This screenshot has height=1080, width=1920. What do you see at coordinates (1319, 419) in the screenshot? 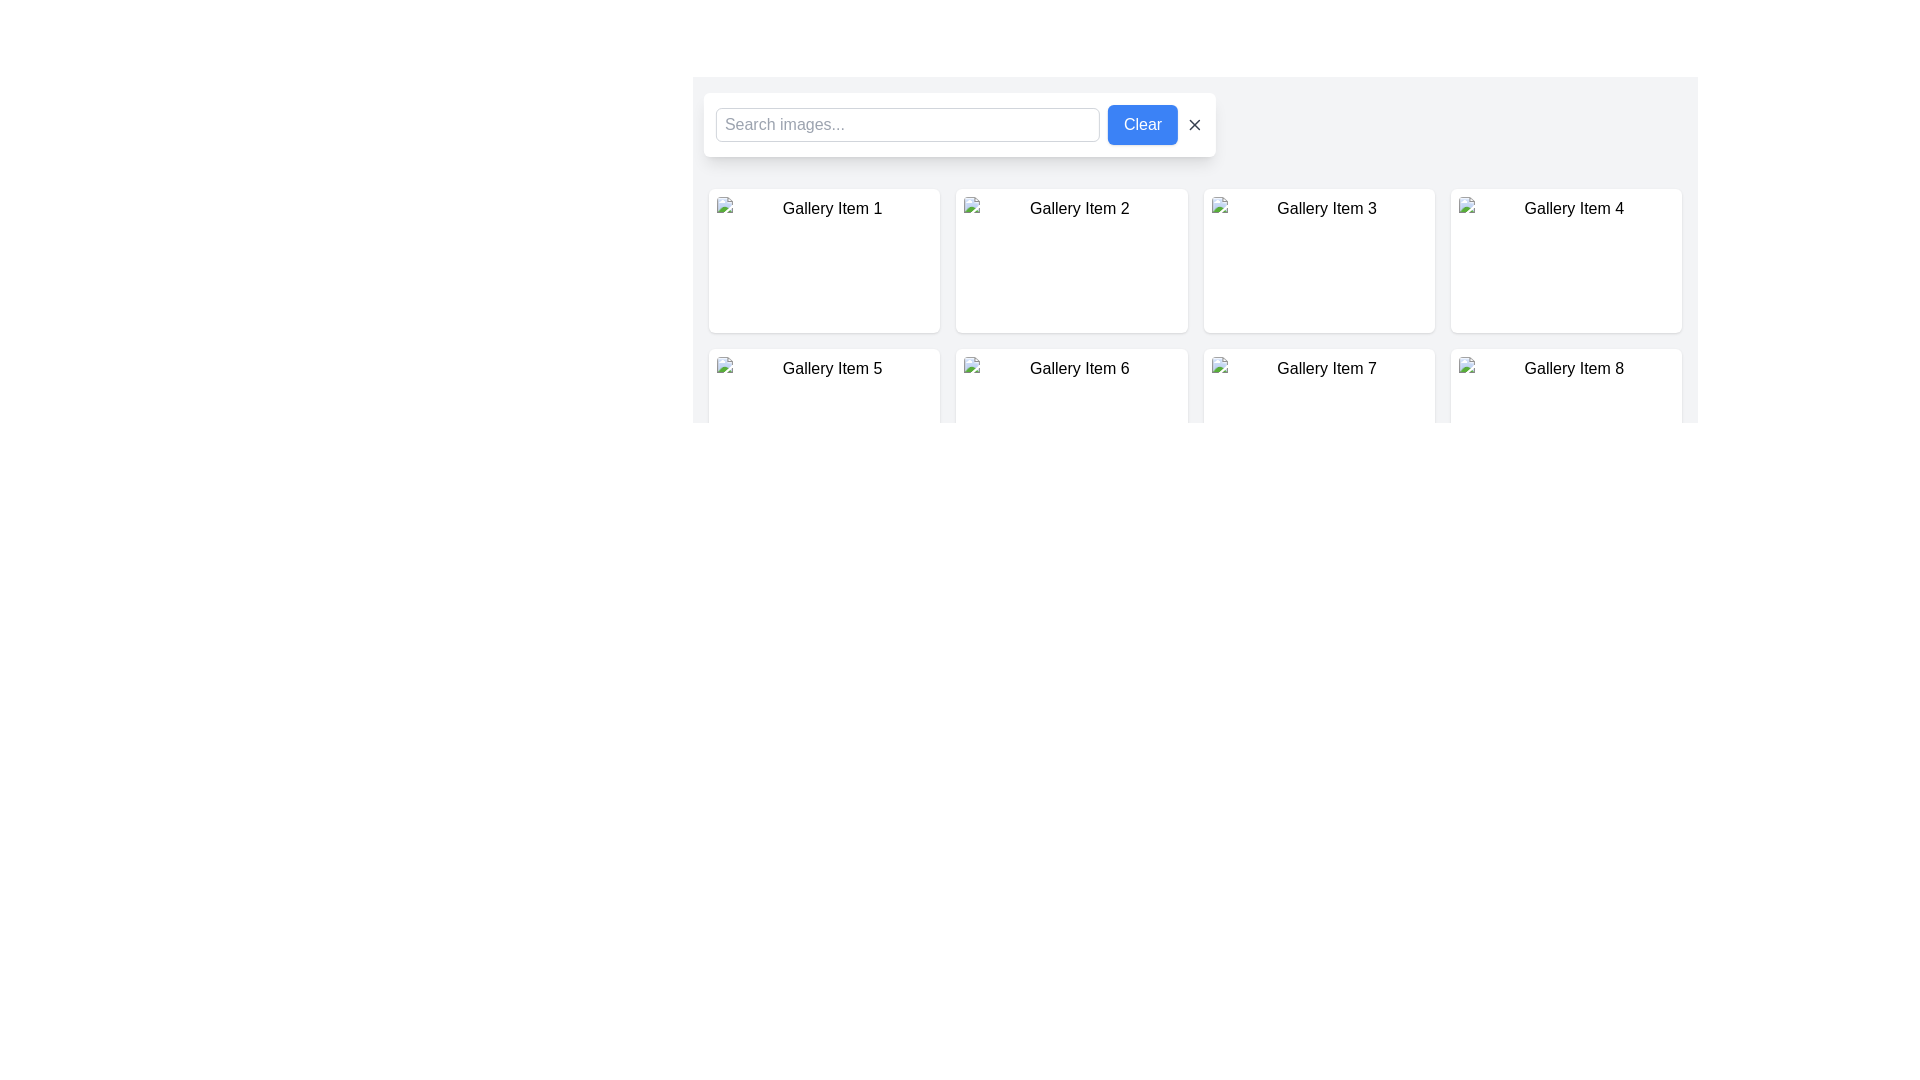
I see `the thumbnail preview image labeled 'Image 7'` at bounding box center [1319, 419].